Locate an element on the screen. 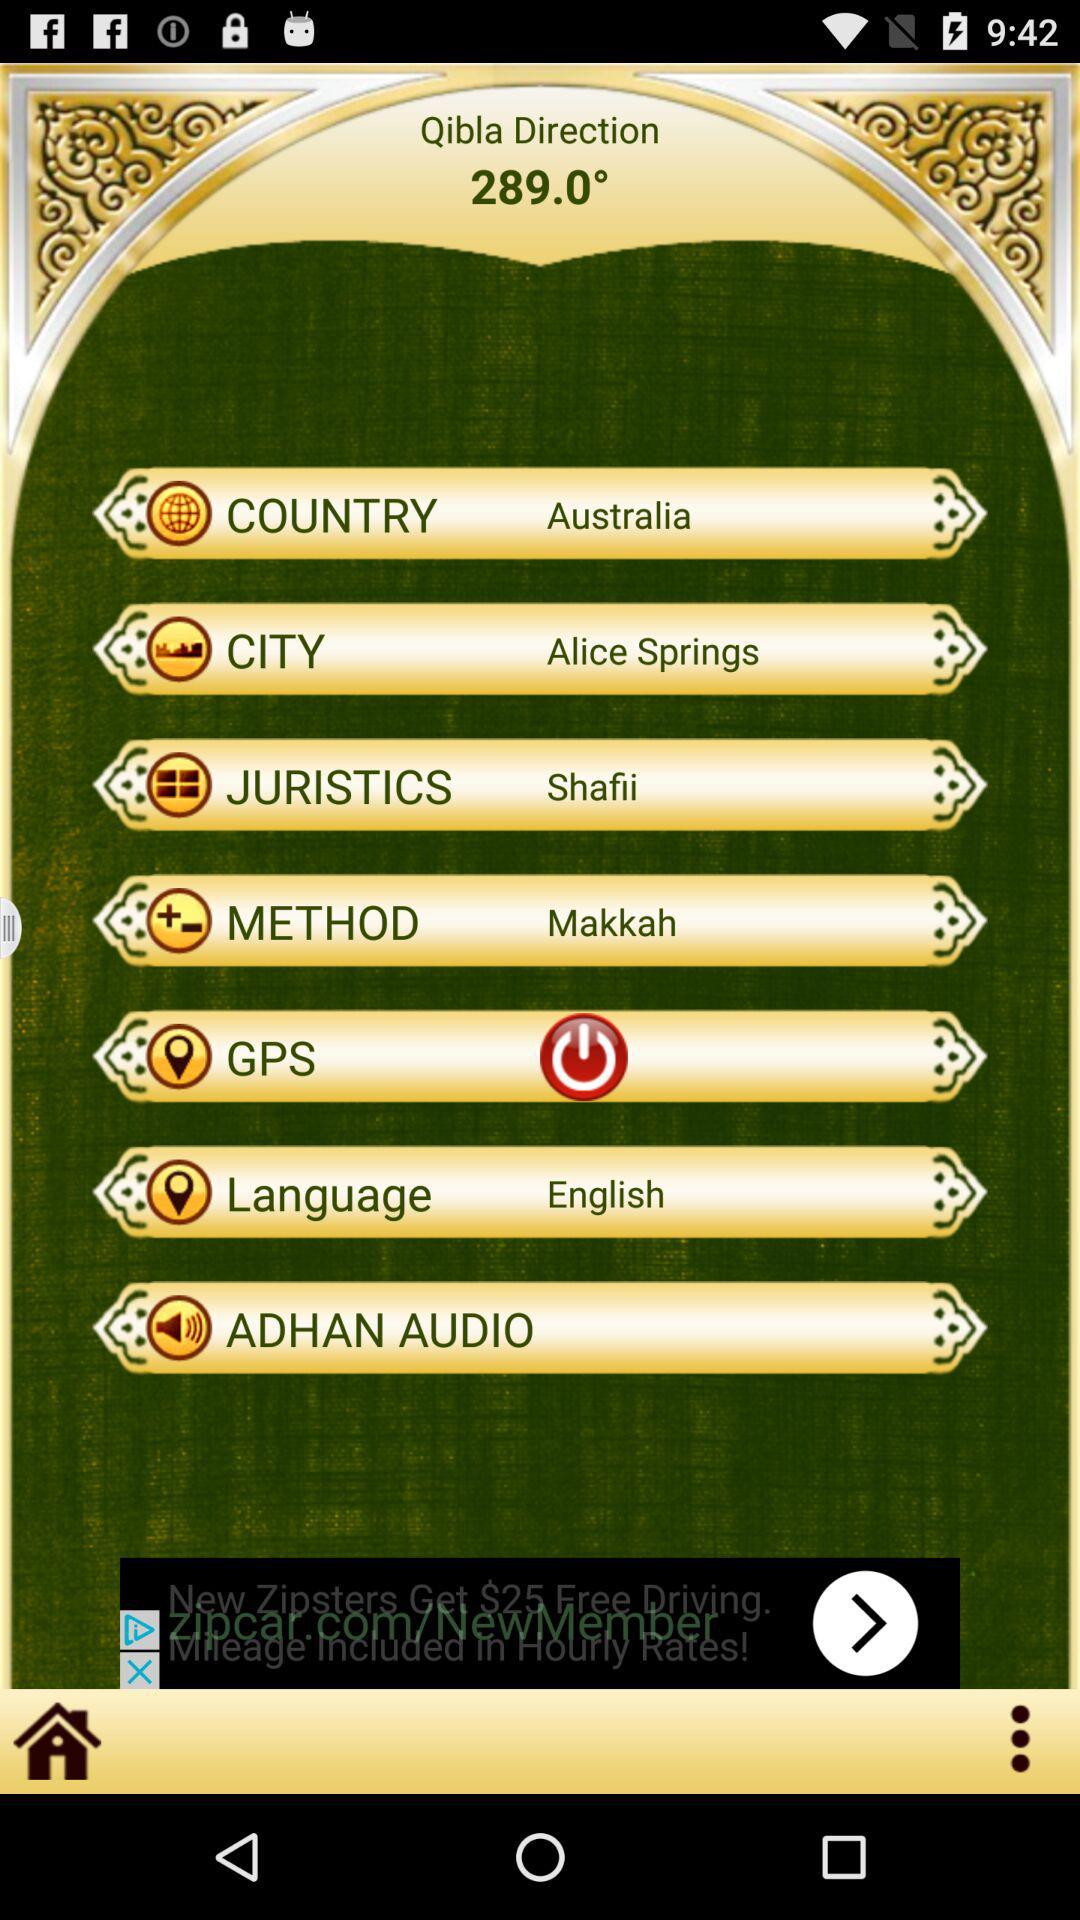 The height and width of the screenshot is (1920, 1080). the menu icon is located at coordinates (23, 993).